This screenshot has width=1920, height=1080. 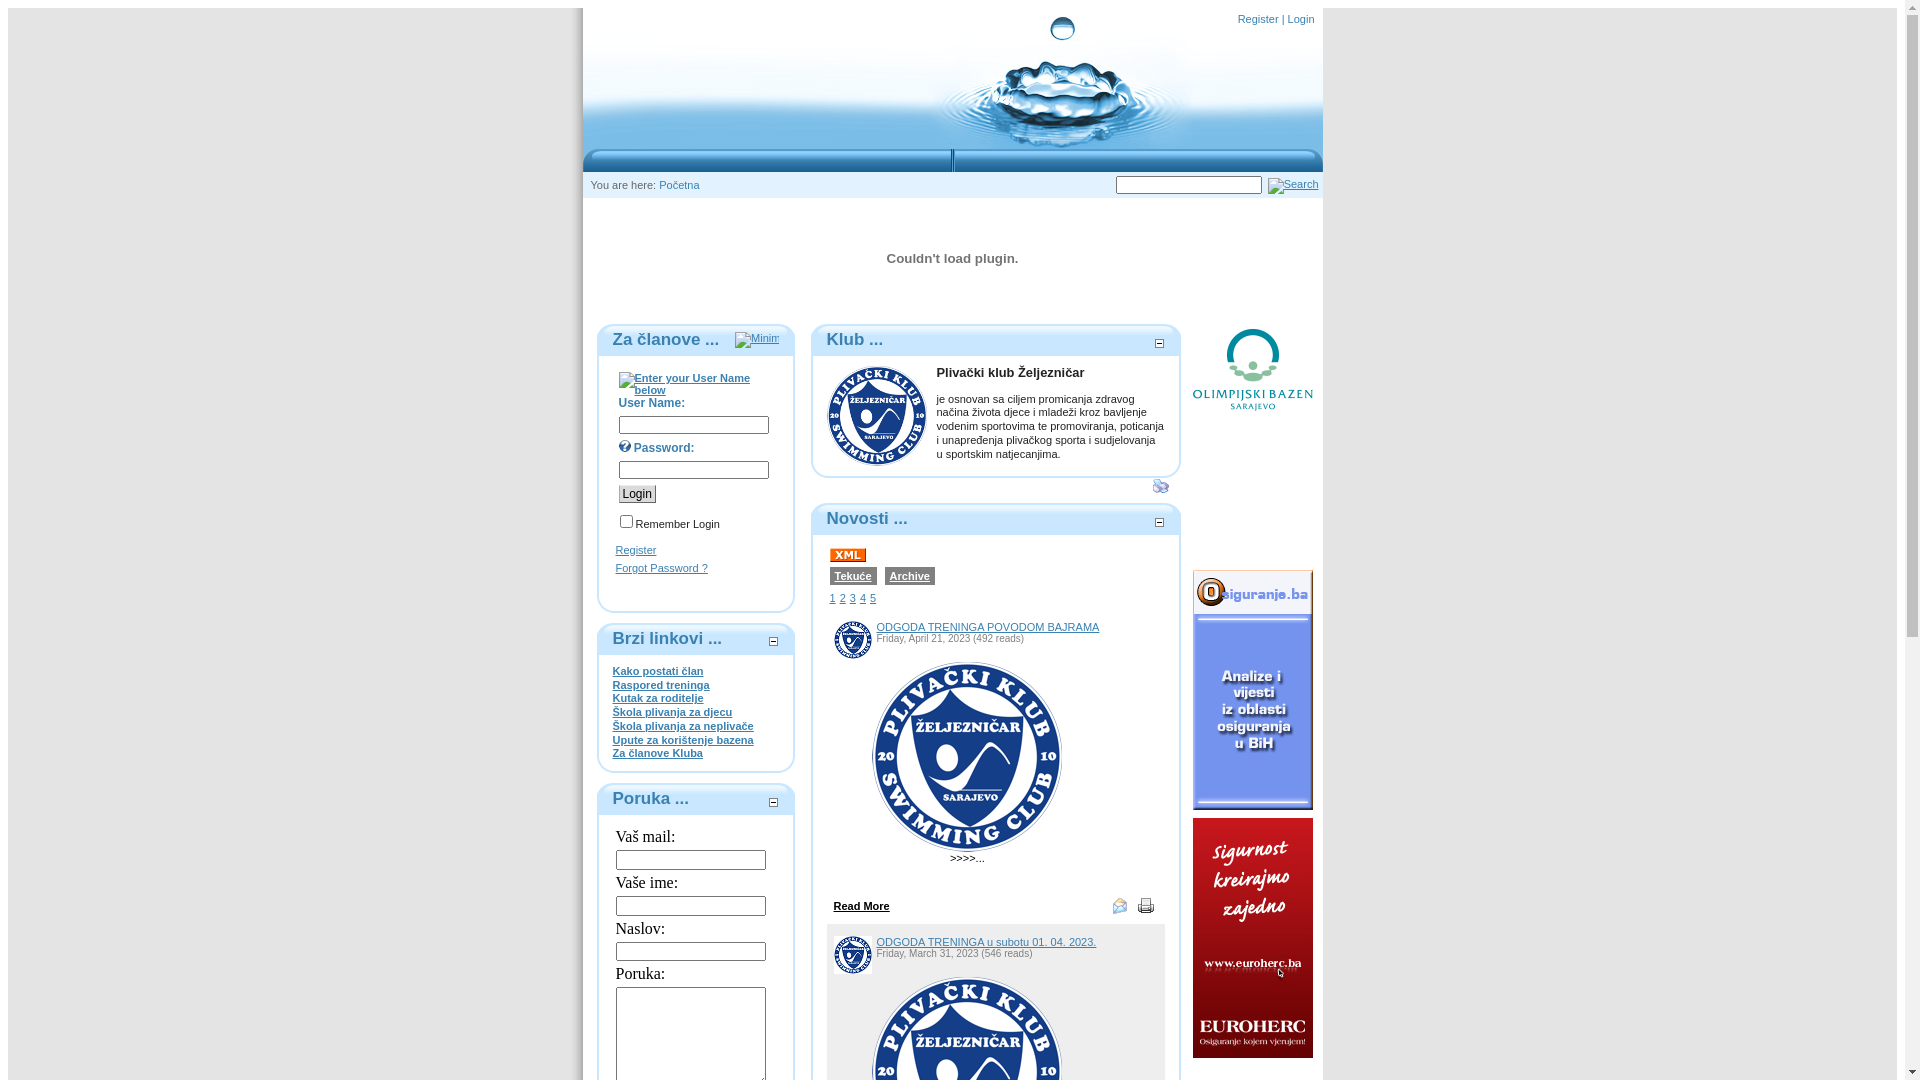 I want to click on 'Print', so click(x=1146, y=906).